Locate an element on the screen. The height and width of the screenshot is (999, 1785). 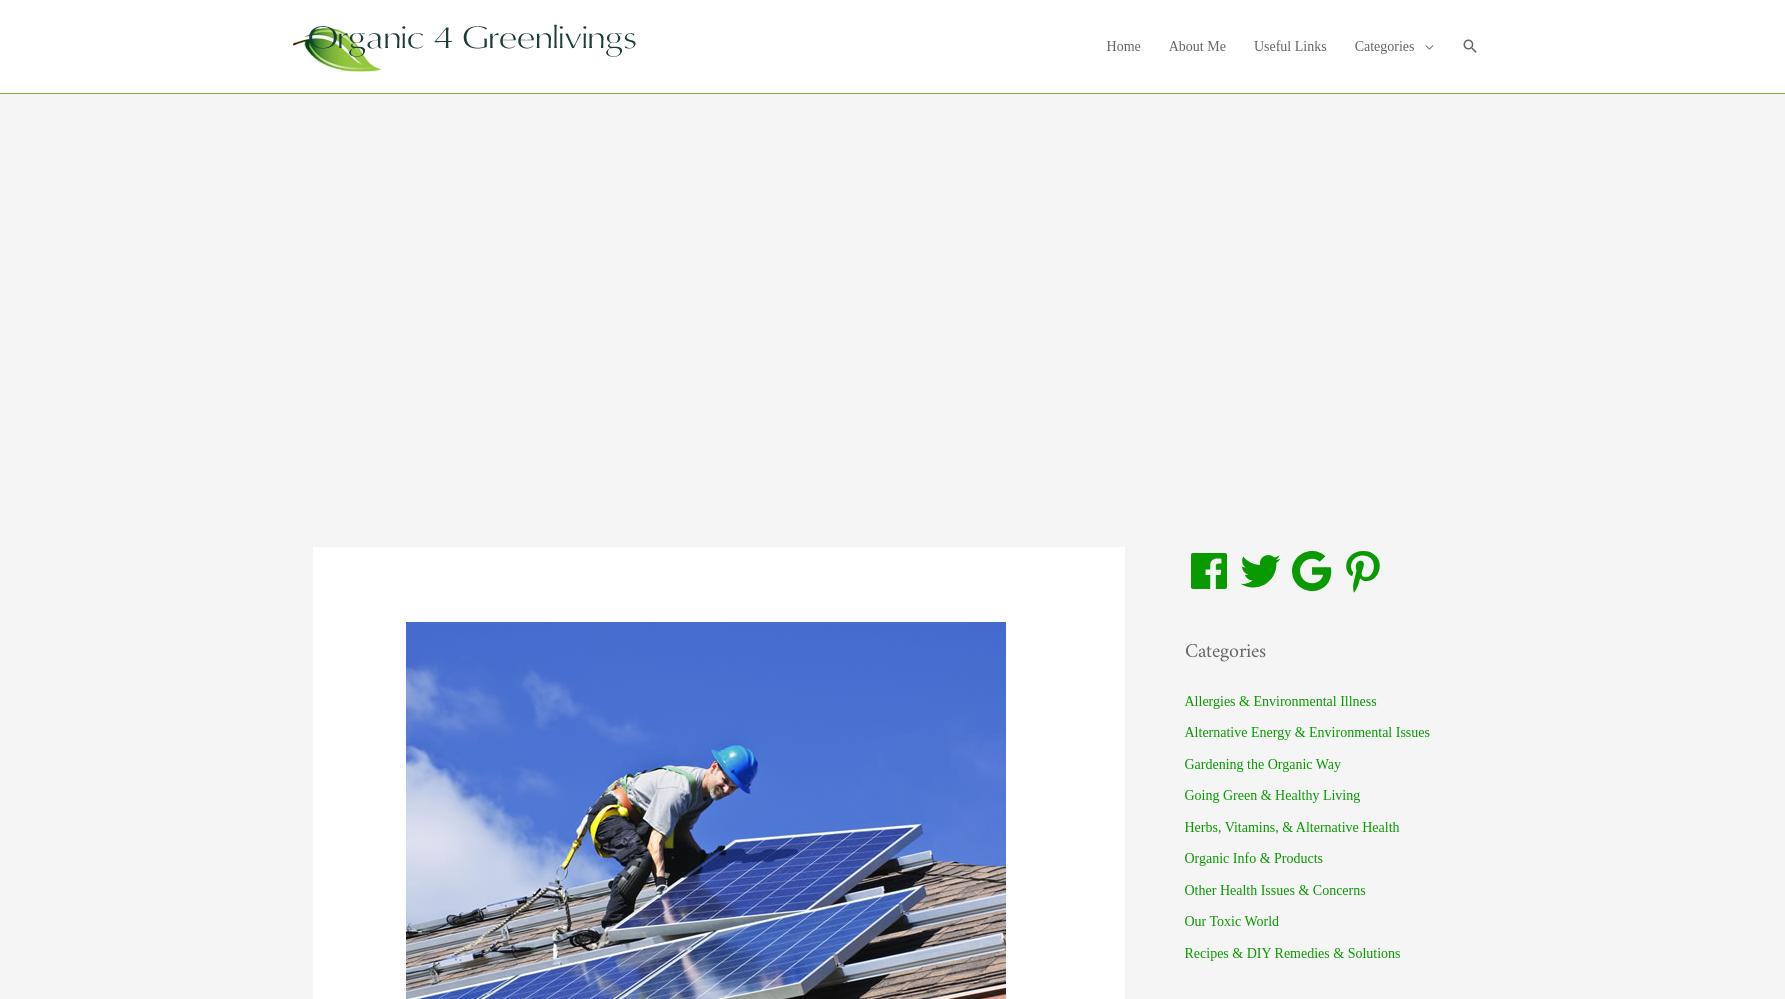
'Gardening the Organic Way' is located at coordinates (1261, 762).